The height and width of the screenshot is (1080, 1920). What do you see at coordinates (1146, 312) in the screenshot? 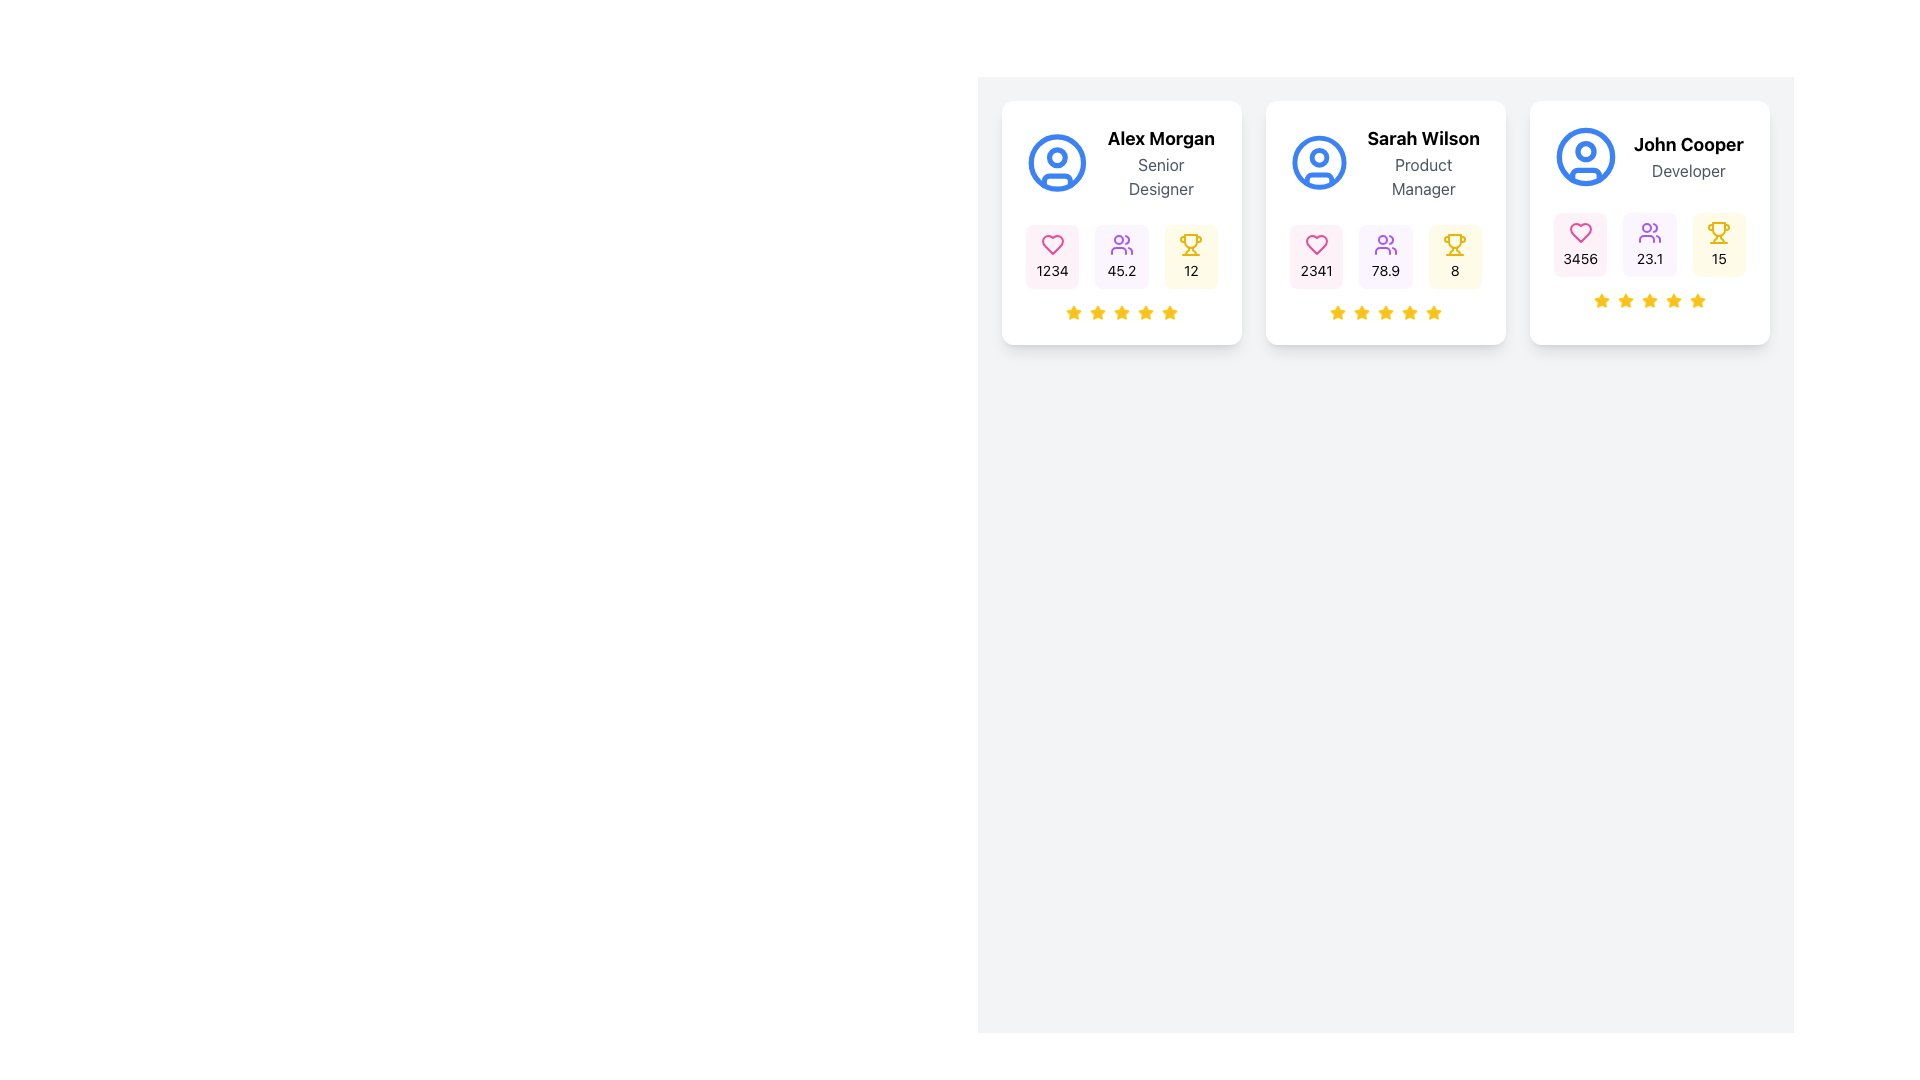
I see `the fourth star icon in the bottom section of the first profile card, which visually represents a rating score` at bounding box center [1146, 312].